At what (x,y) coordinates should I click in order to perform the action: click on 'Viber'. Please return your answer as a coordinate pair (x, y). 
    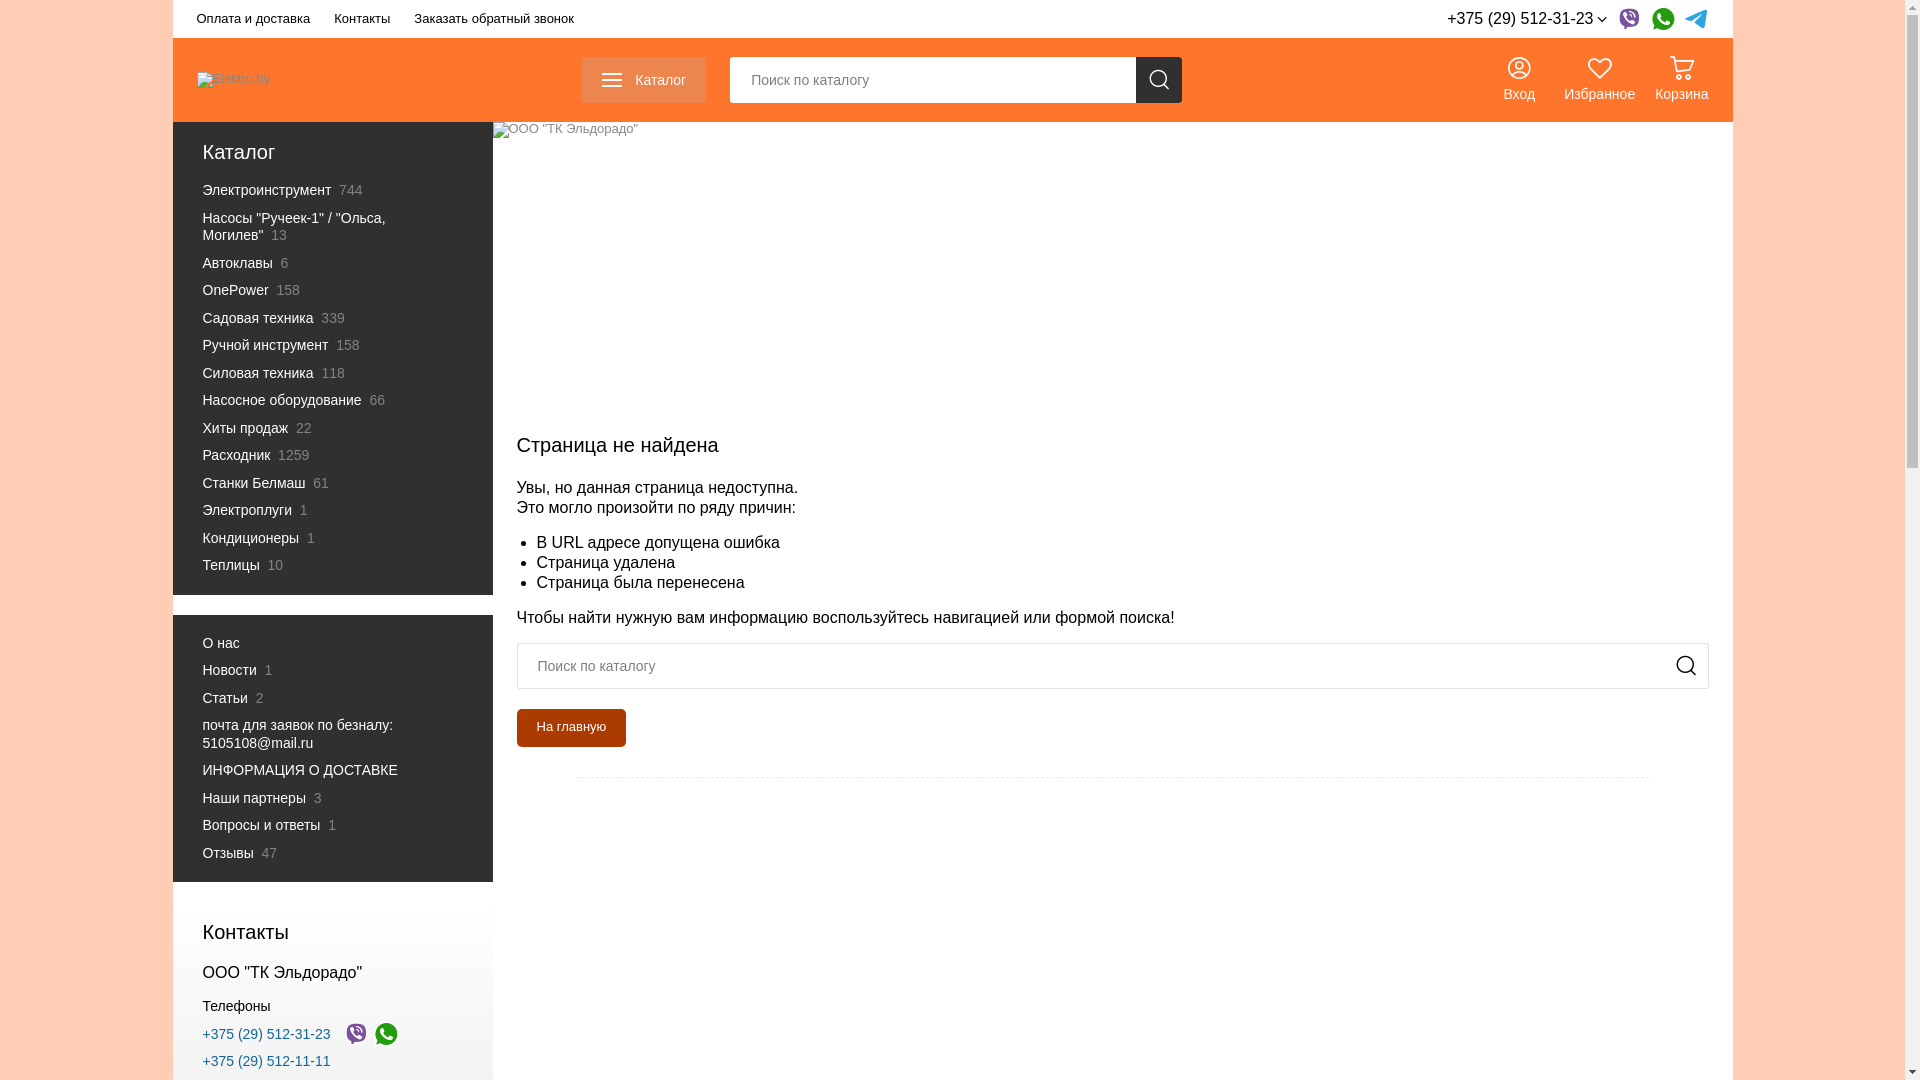
    Looking at the image, I should click on (355, 1033).